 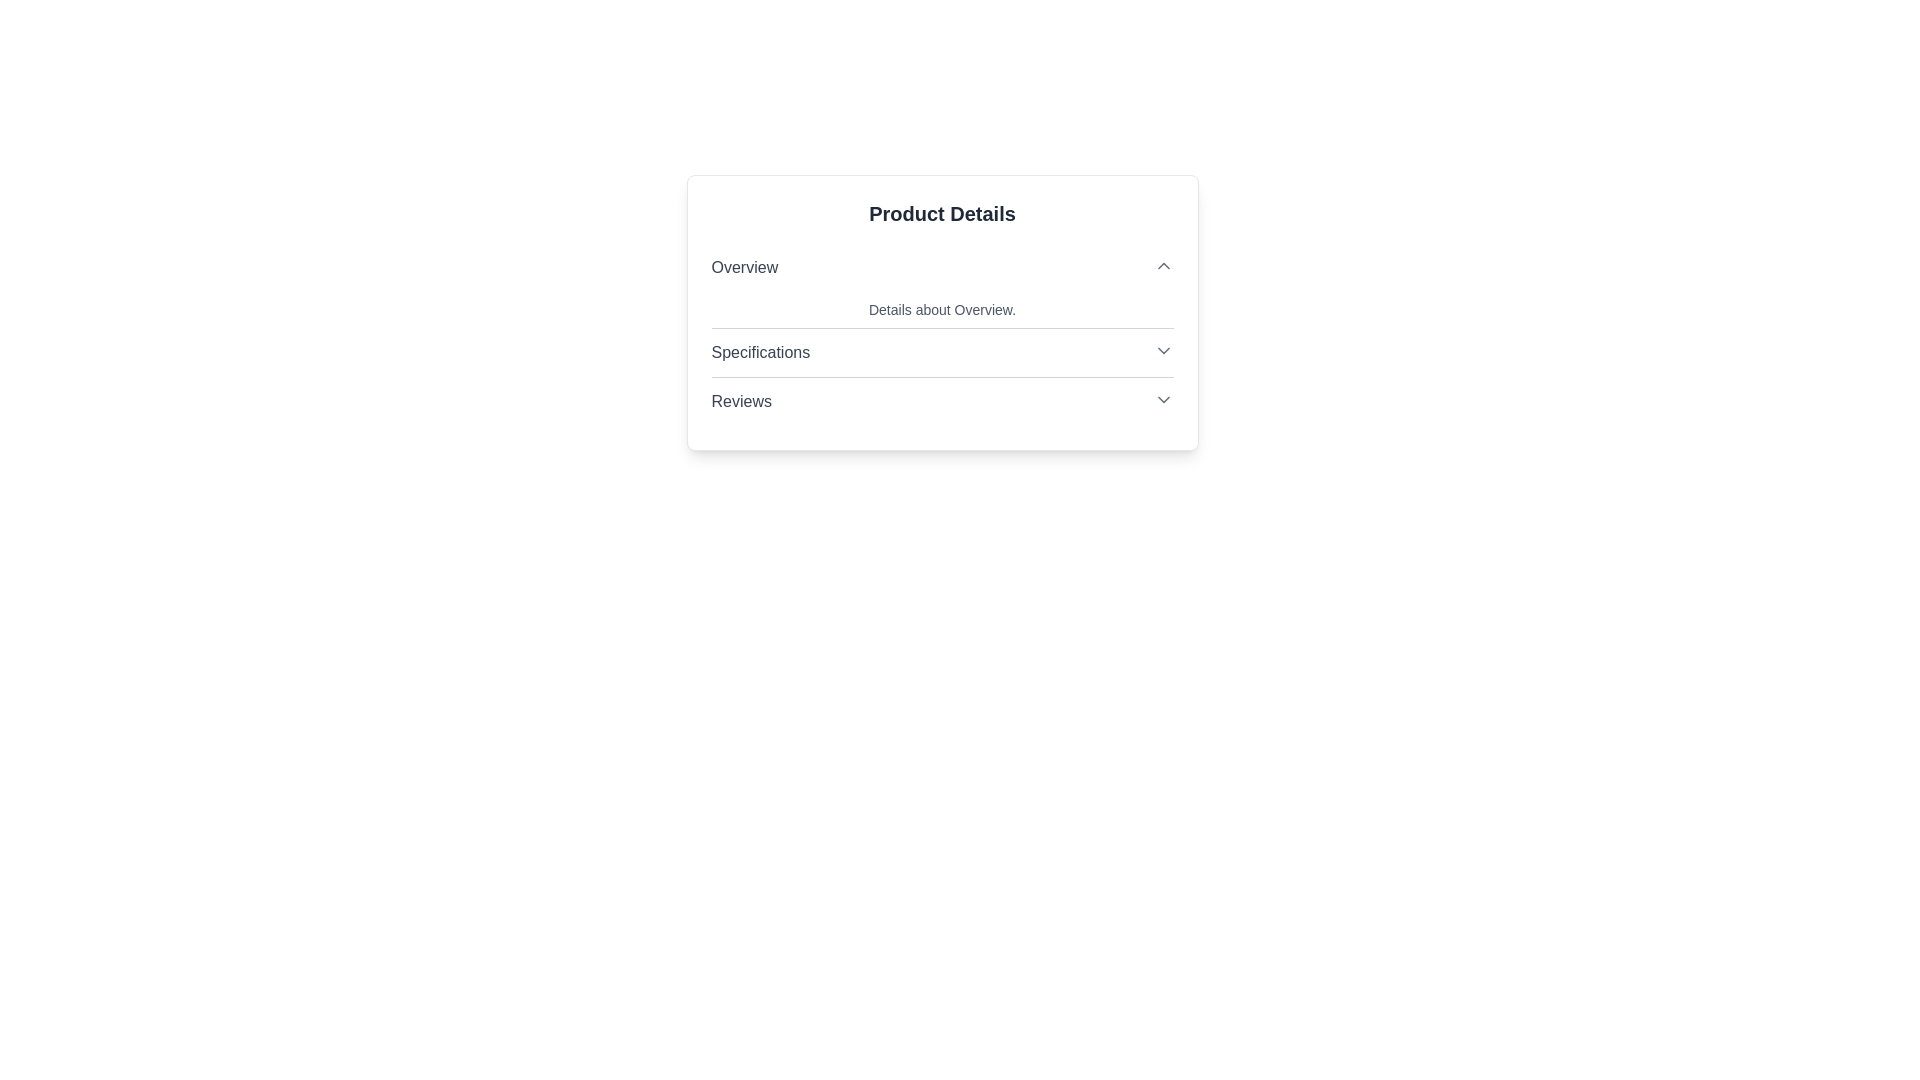 What do you see at coordinates (1163, 400) in the screenshot?
I see `the compact, downward-facing chevron icon located at the far-right side of the 'Reviews' section` at bounding box center [1163, 400].